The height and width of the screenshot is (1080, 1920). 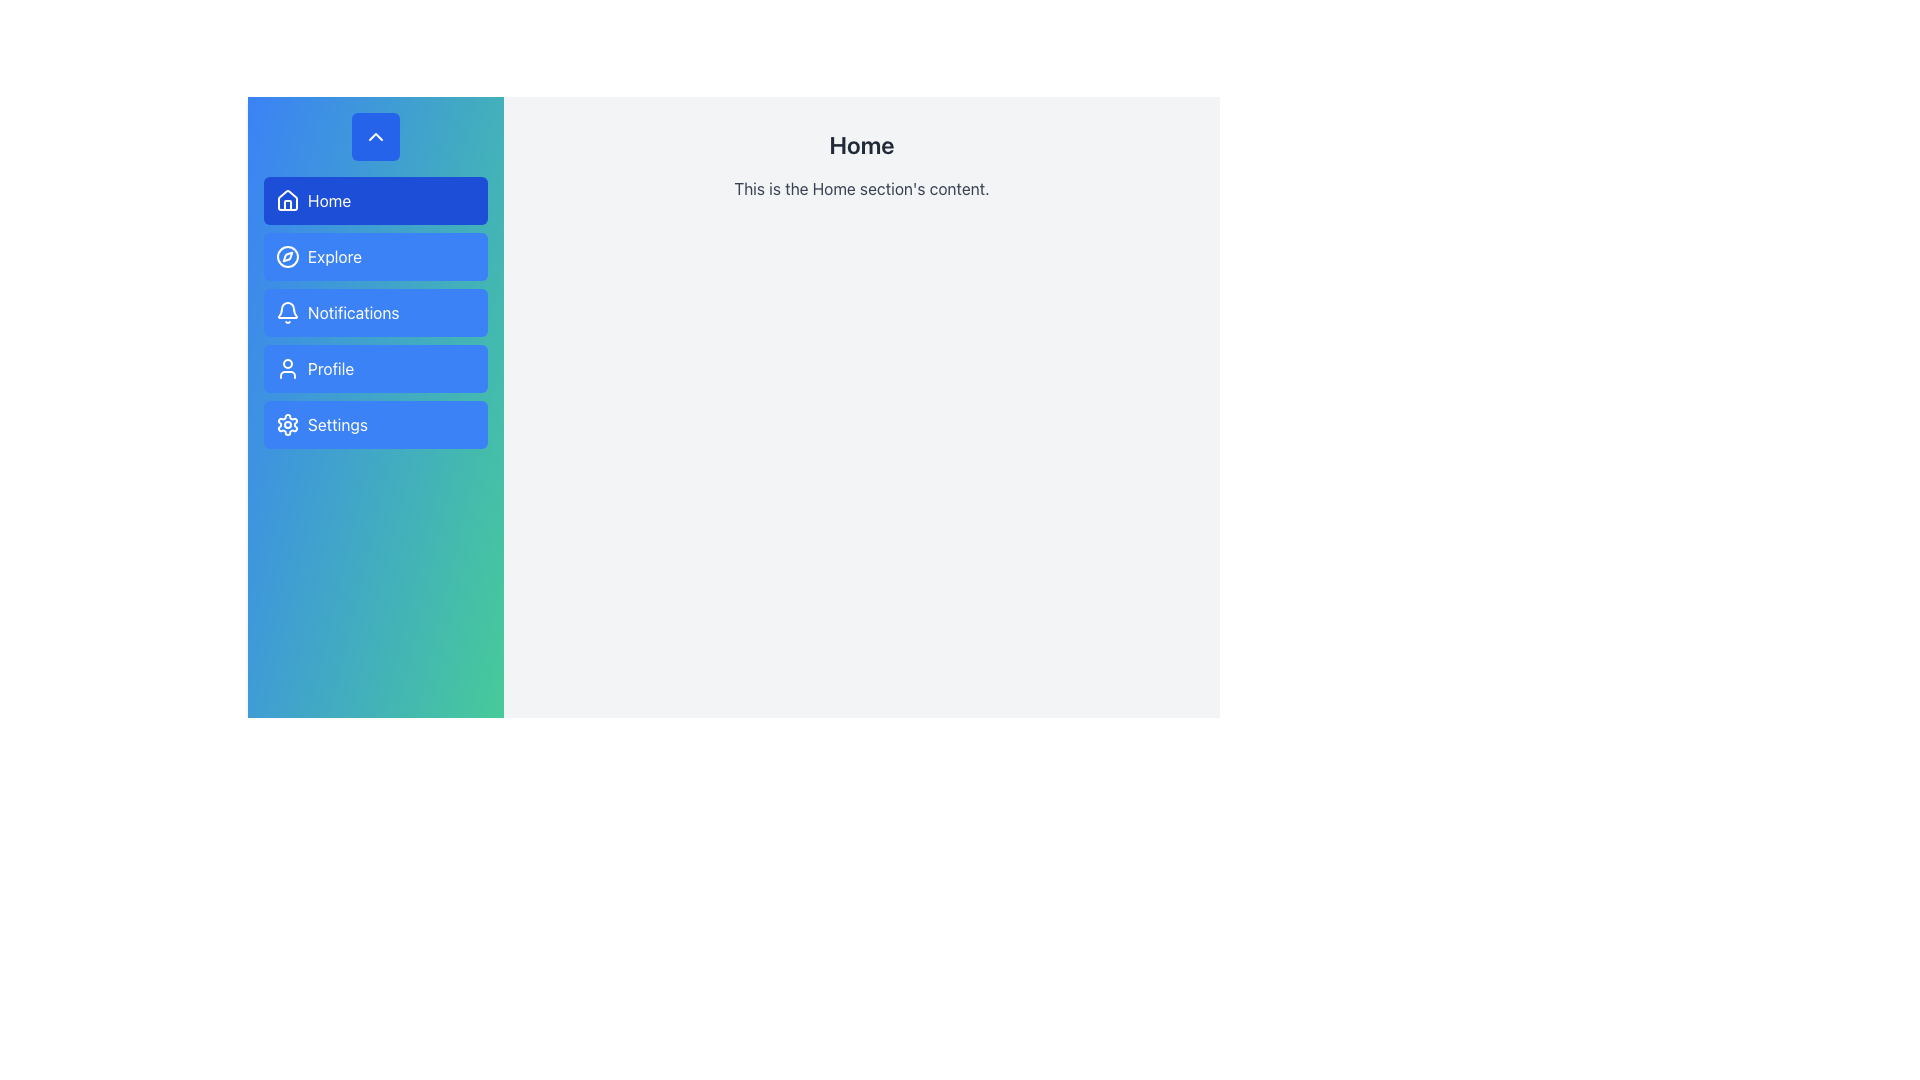 I want to click on the circular gear icon located in the 'Settings' menu option in the sidebar, which is to the left of the word 'Settings', so click(x=287, y=423).